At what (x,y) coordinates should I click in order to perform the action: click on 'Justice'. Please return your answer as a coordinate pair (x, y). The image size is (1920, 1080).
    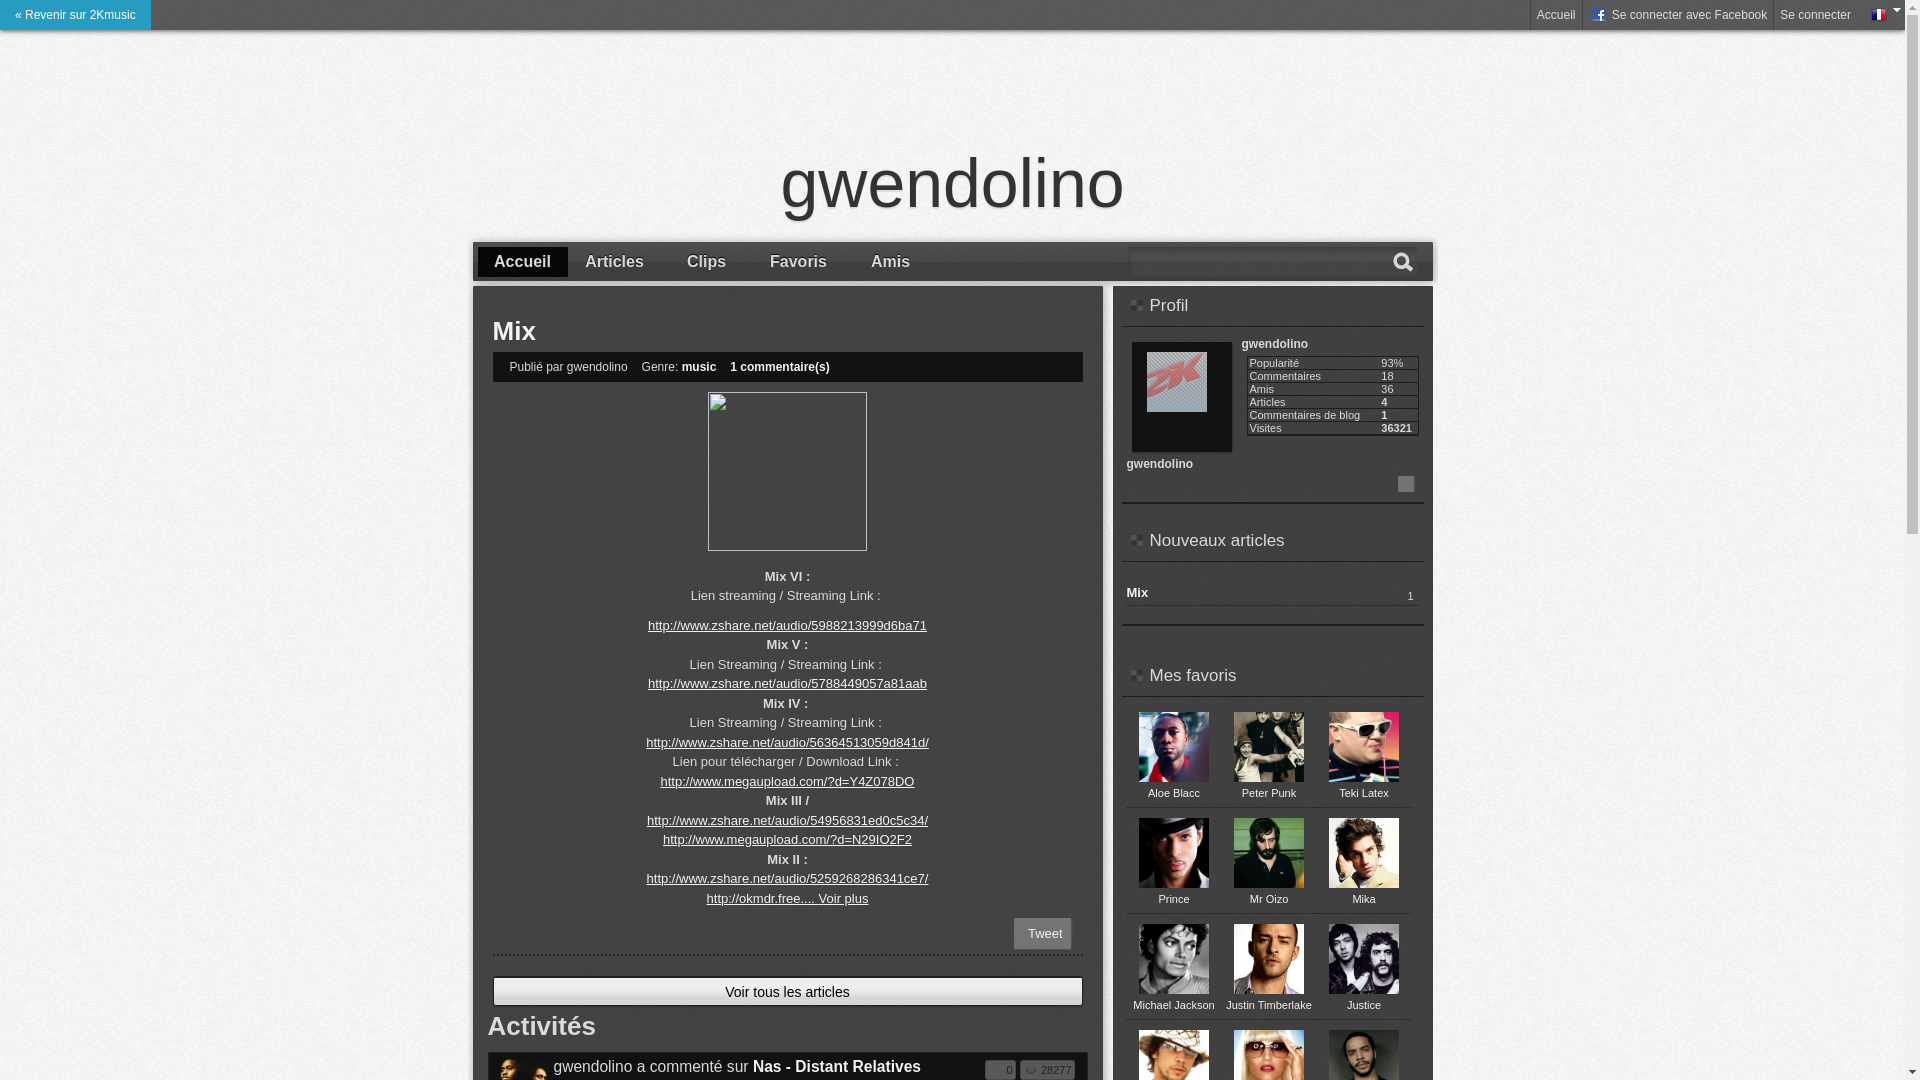
    Looking at the image, I should click on (1362, 1005).